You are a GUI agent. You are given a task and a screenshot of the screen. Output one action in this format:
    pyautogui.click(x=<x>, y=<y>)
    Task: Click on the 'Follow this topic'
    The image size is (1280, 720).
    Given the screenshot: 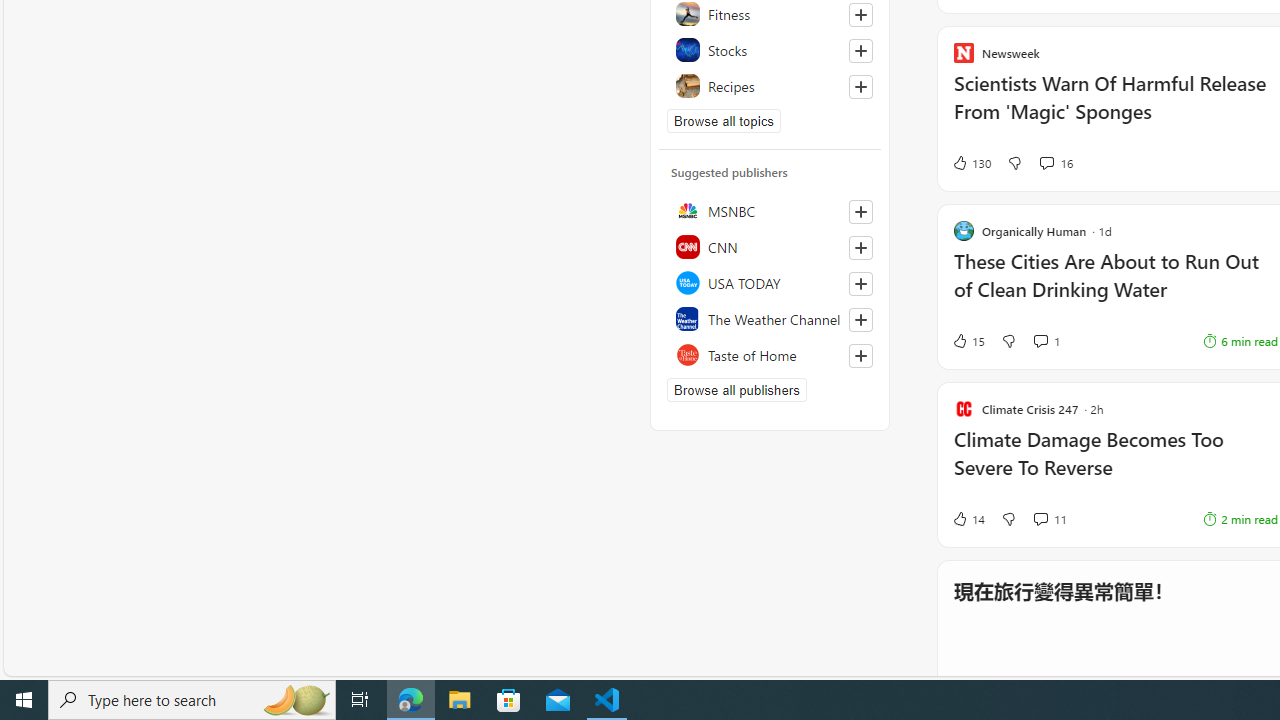 What is the action you would take?
    pyautogui.click(x=860, y=85)
    